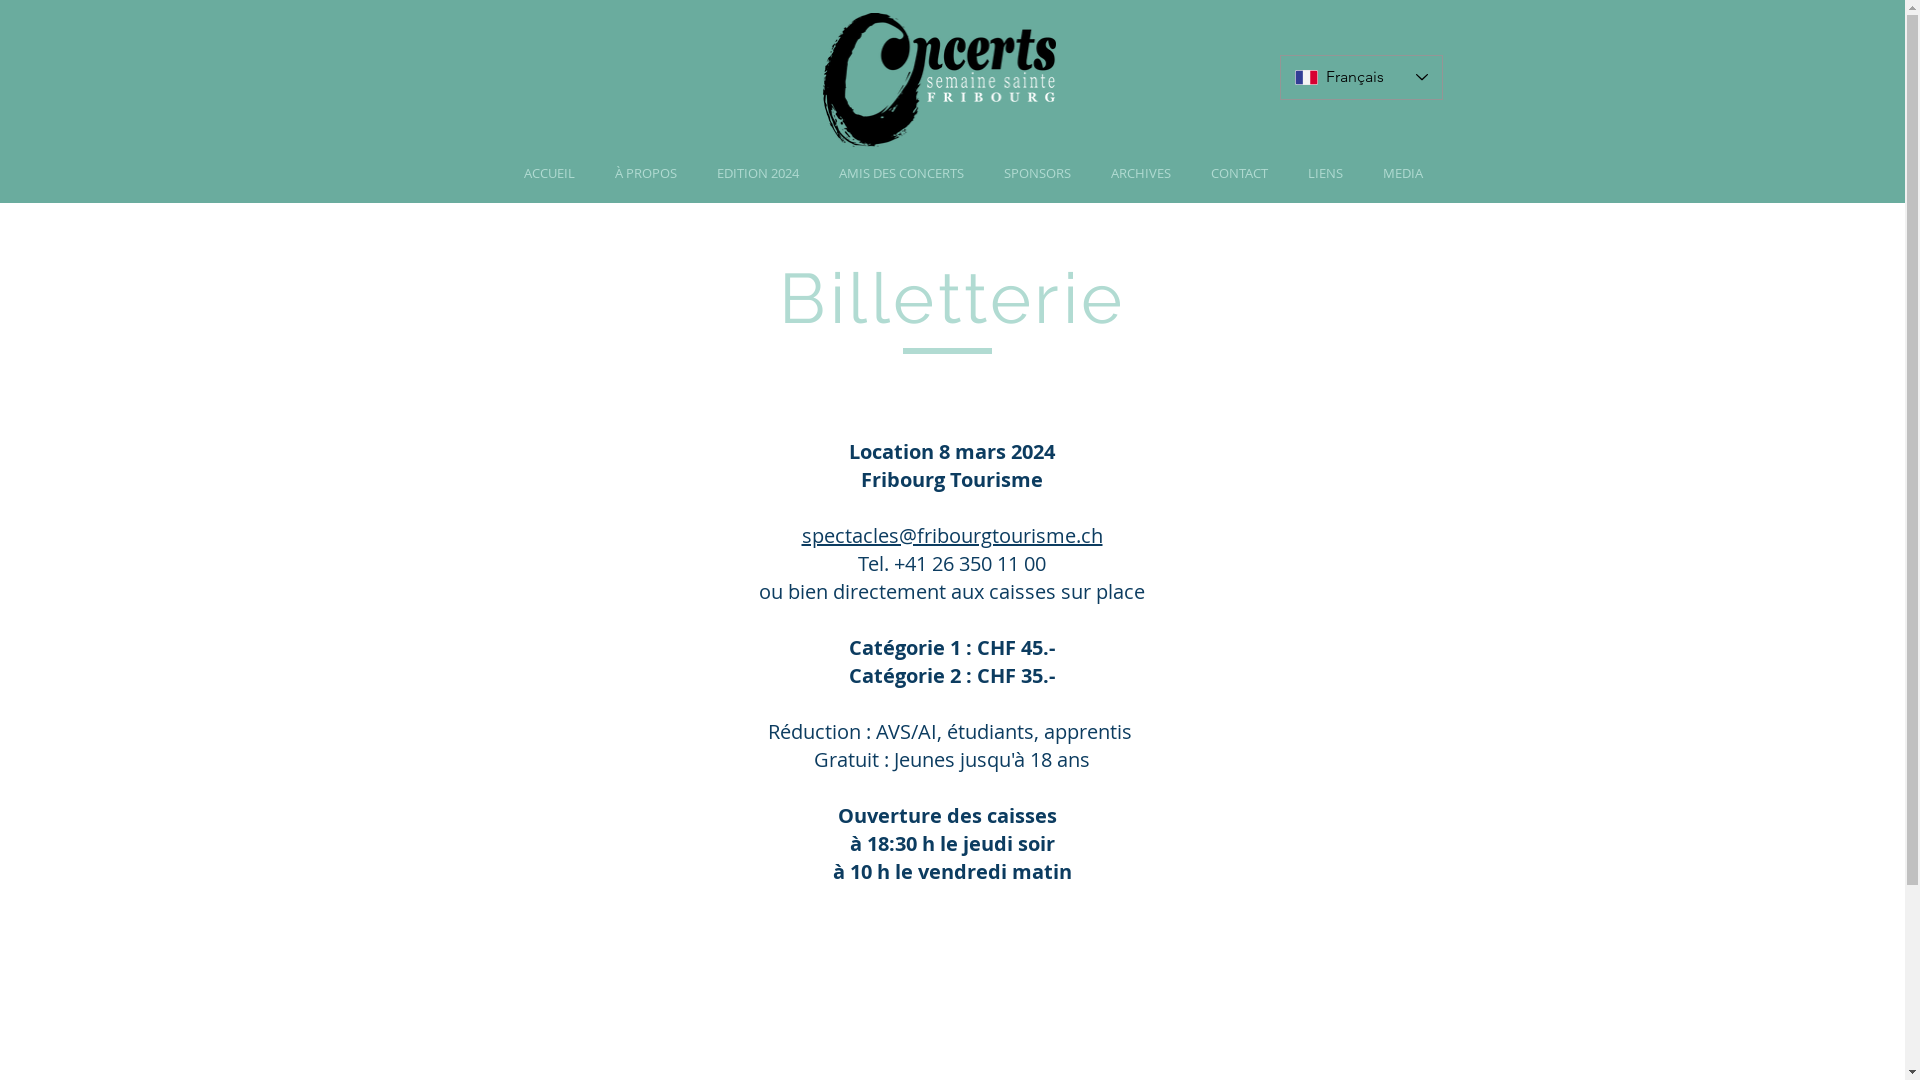 The width and height of the screenshot is (1920, 1080). What do you see at coordinates (1361, 172) in the screenshot?
I see `'MEDIA'` at bounding box center [1361, 172].